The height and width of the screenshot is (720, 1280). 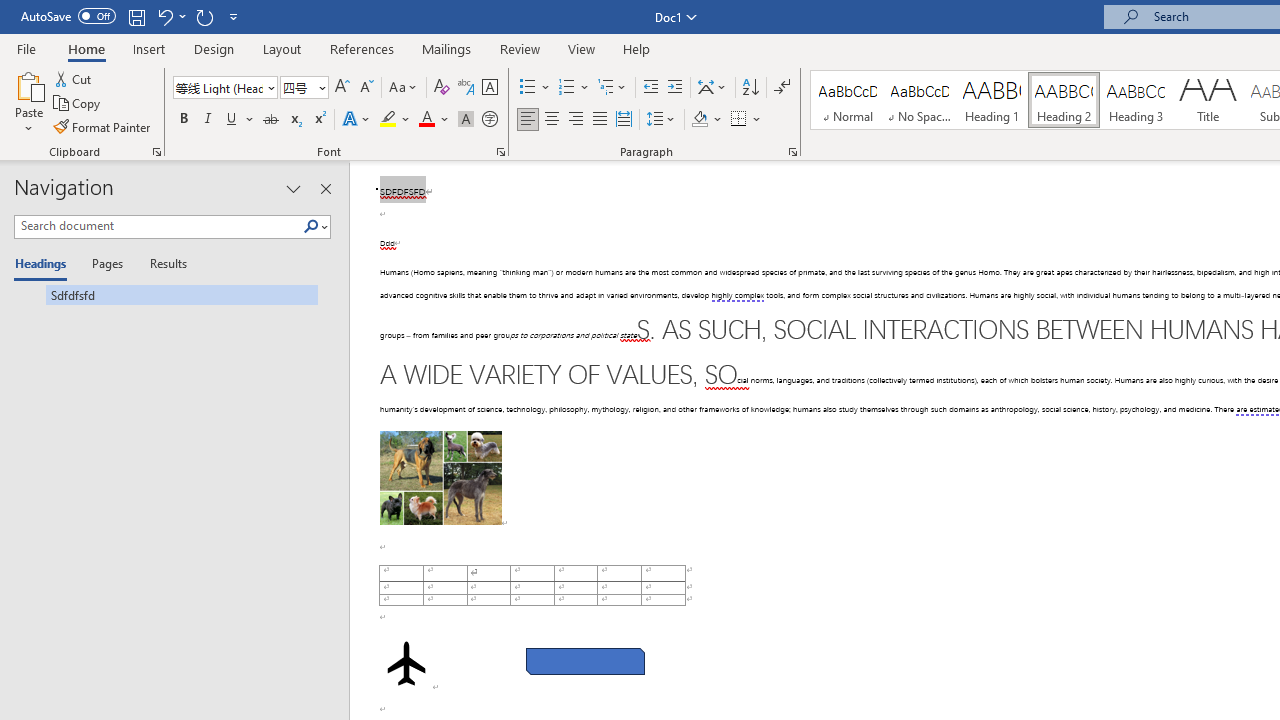 I want to click on 'Repeat Style', so click(x=204, y=16).